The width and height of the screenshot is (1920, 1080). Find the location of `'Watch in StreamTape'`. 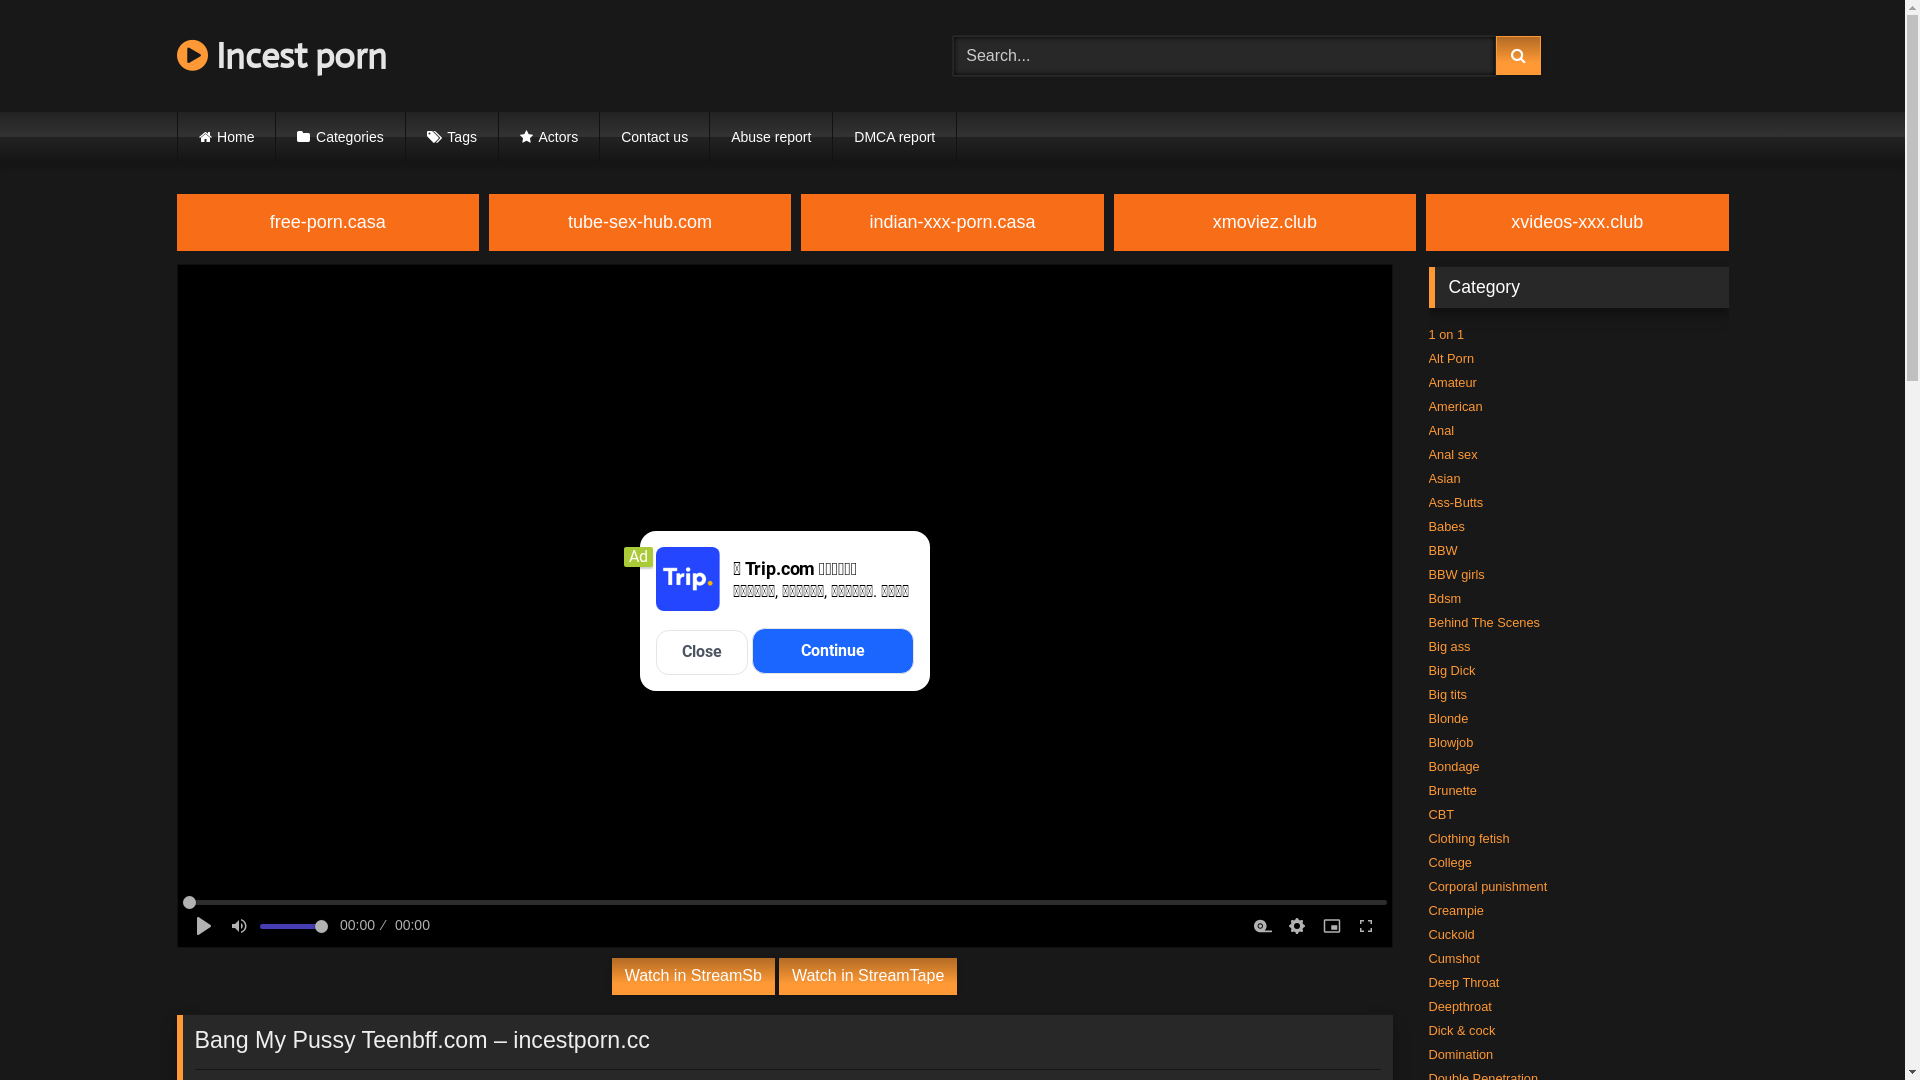

'Watch in StreamTape' is located at coordinates (868, 975).